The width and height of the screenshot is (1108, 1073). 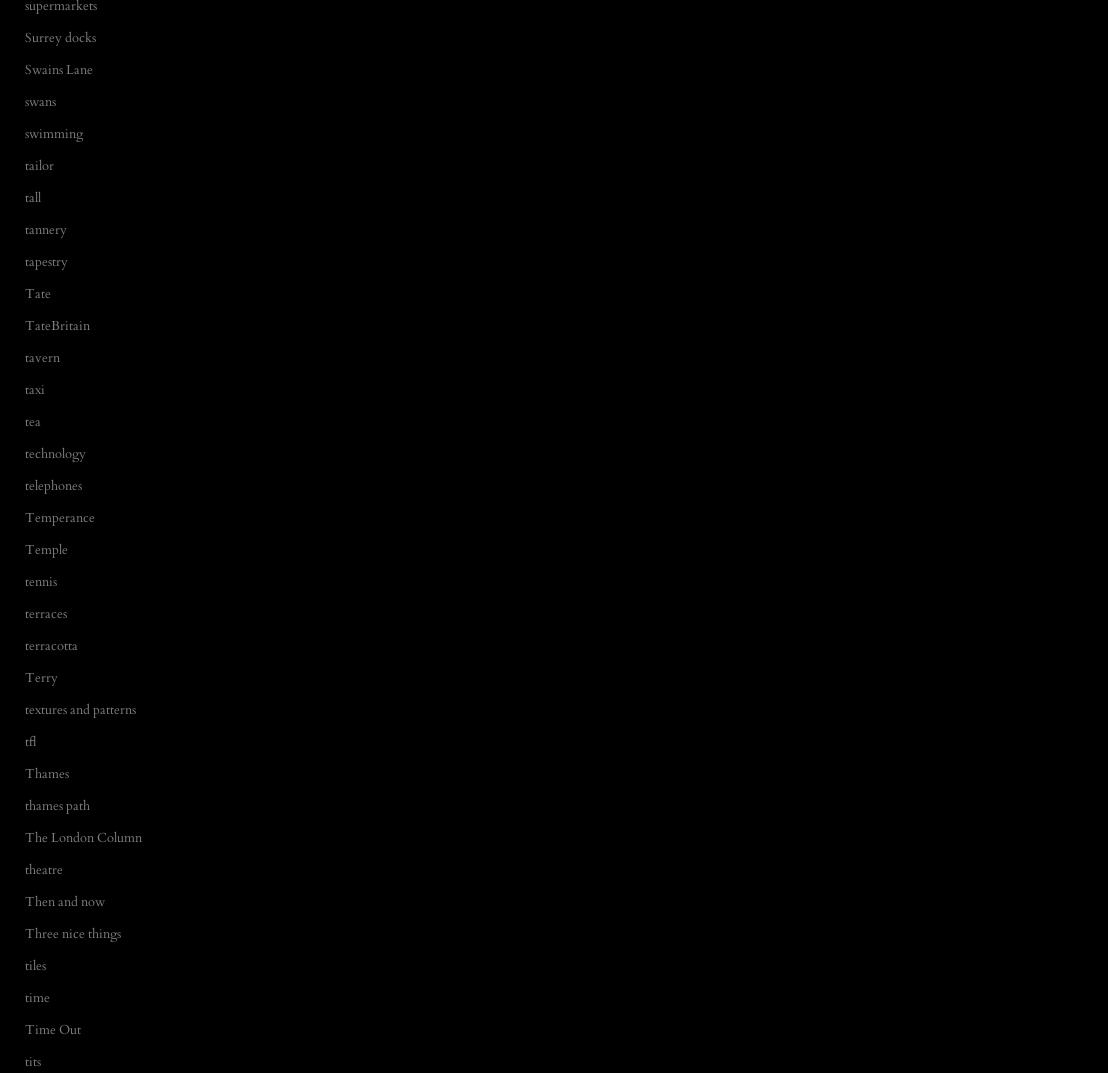 What do you see at coordinates (33, 421) in the screenshot?
I see `'tea'` at bounding box center [33, 421].